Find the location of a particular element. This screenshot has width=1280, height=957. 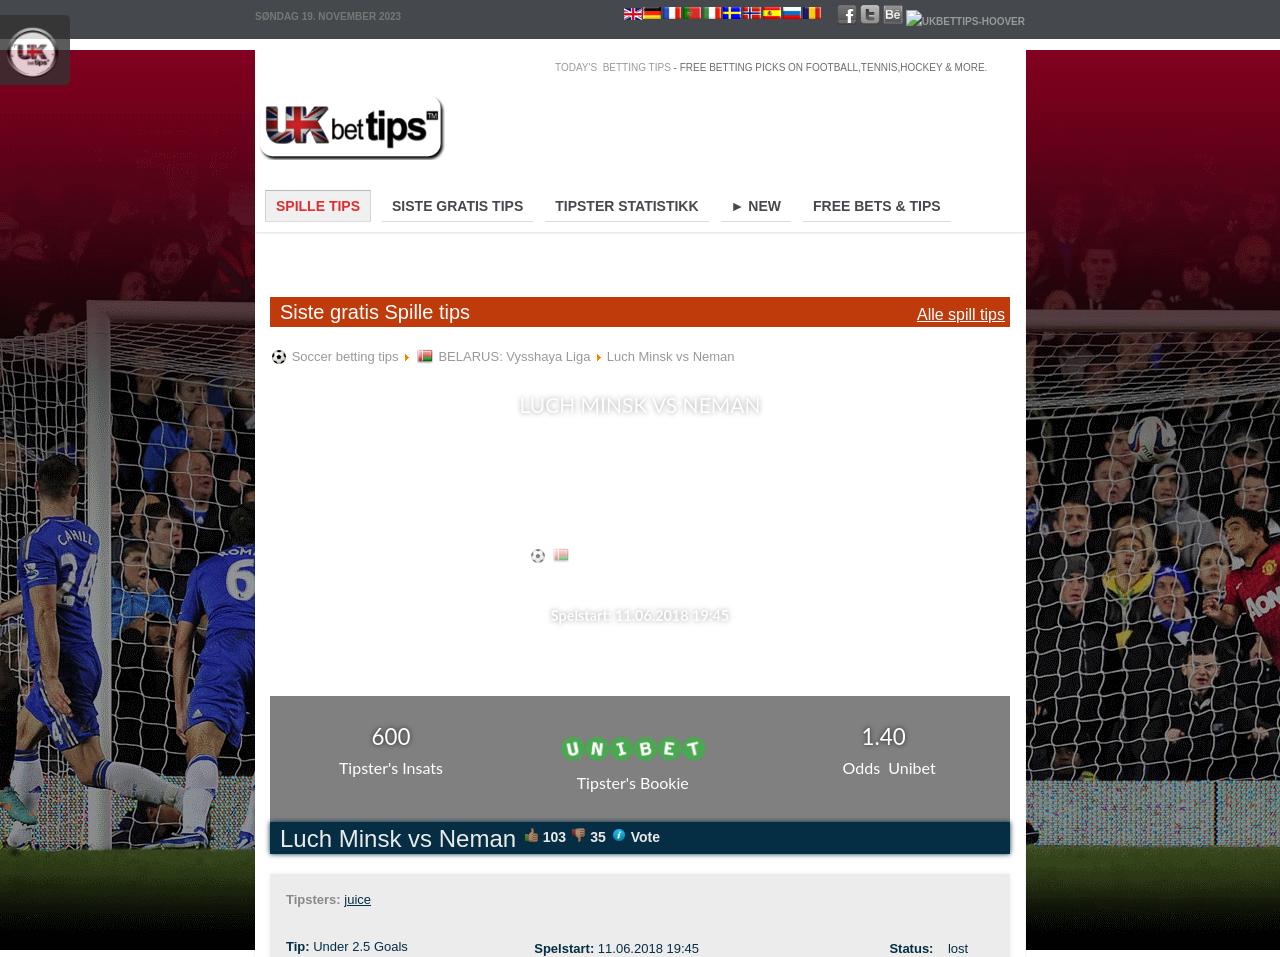

'103' is located at coordinates (553, 835).